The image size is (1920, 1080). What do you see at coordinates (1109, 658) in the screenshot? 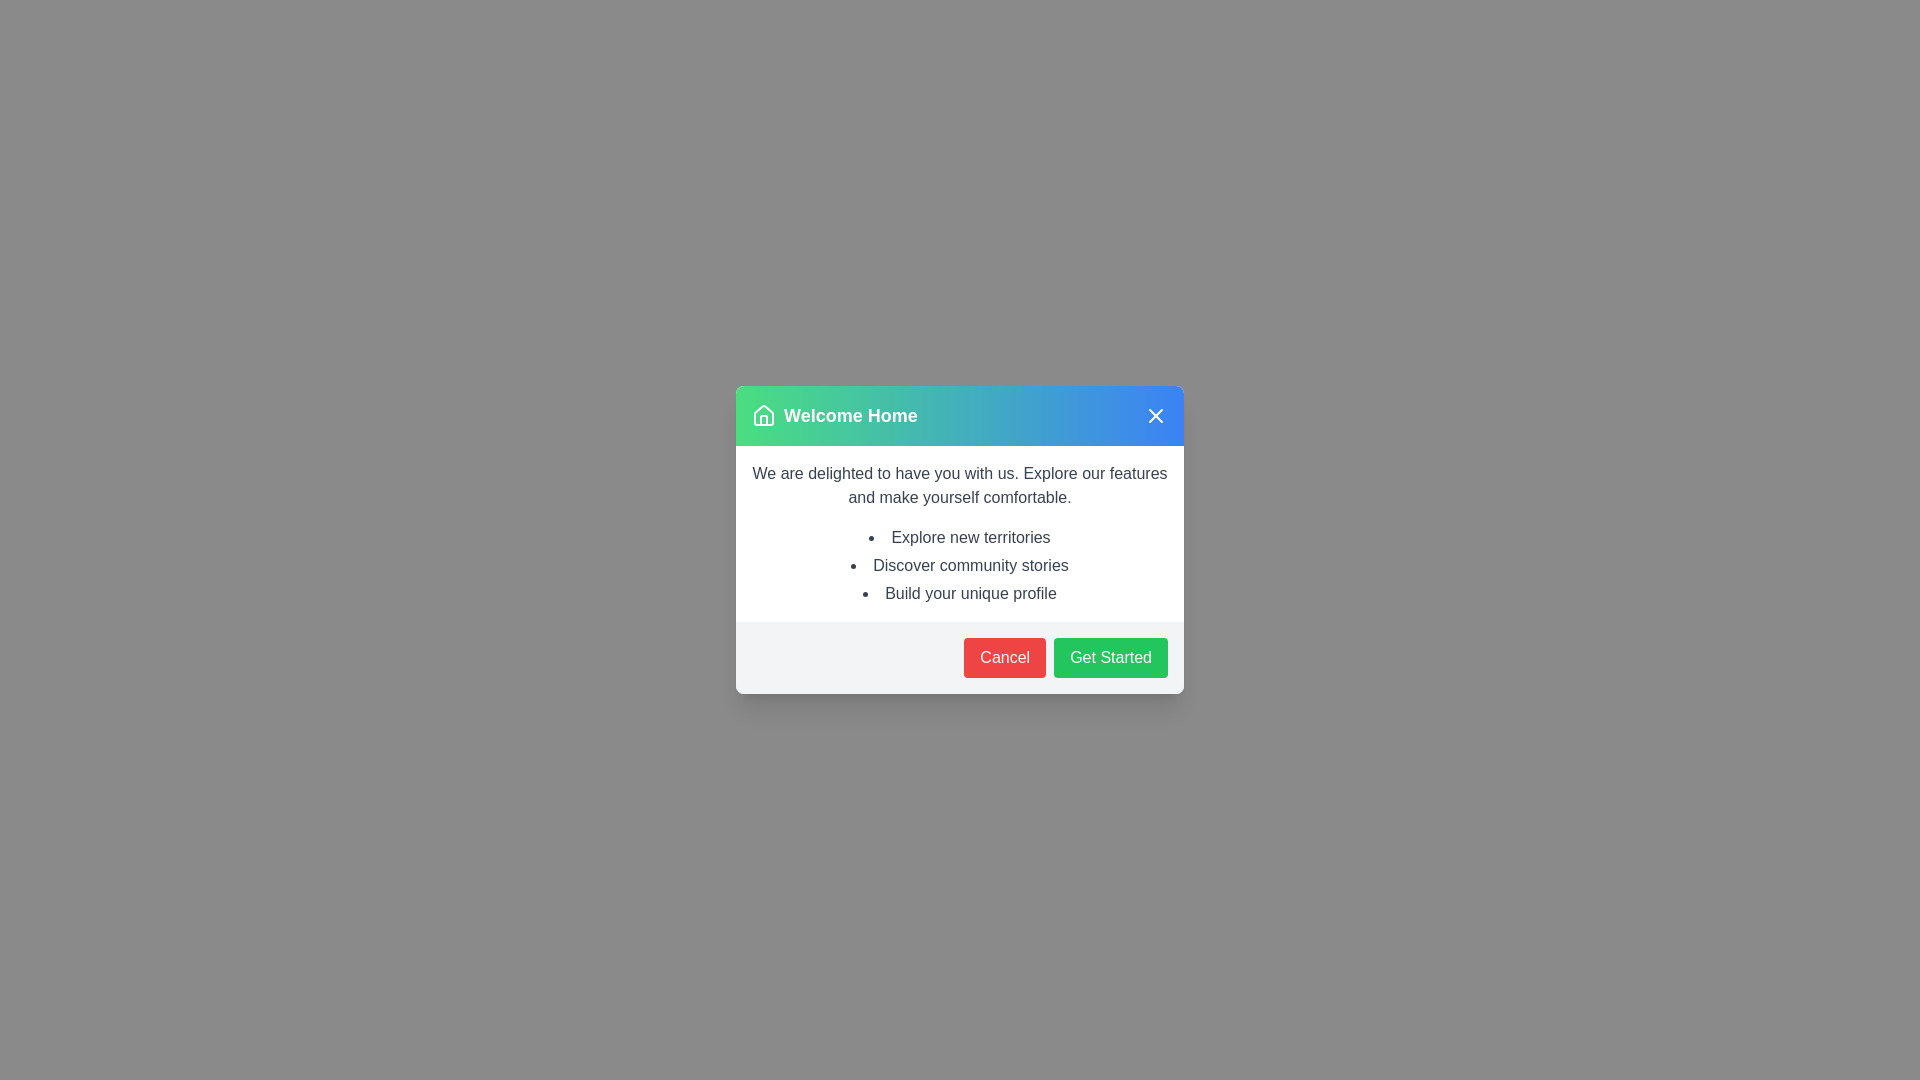
I see `the 'Get Started' button to proceed` at bounding box center [1109, 658].